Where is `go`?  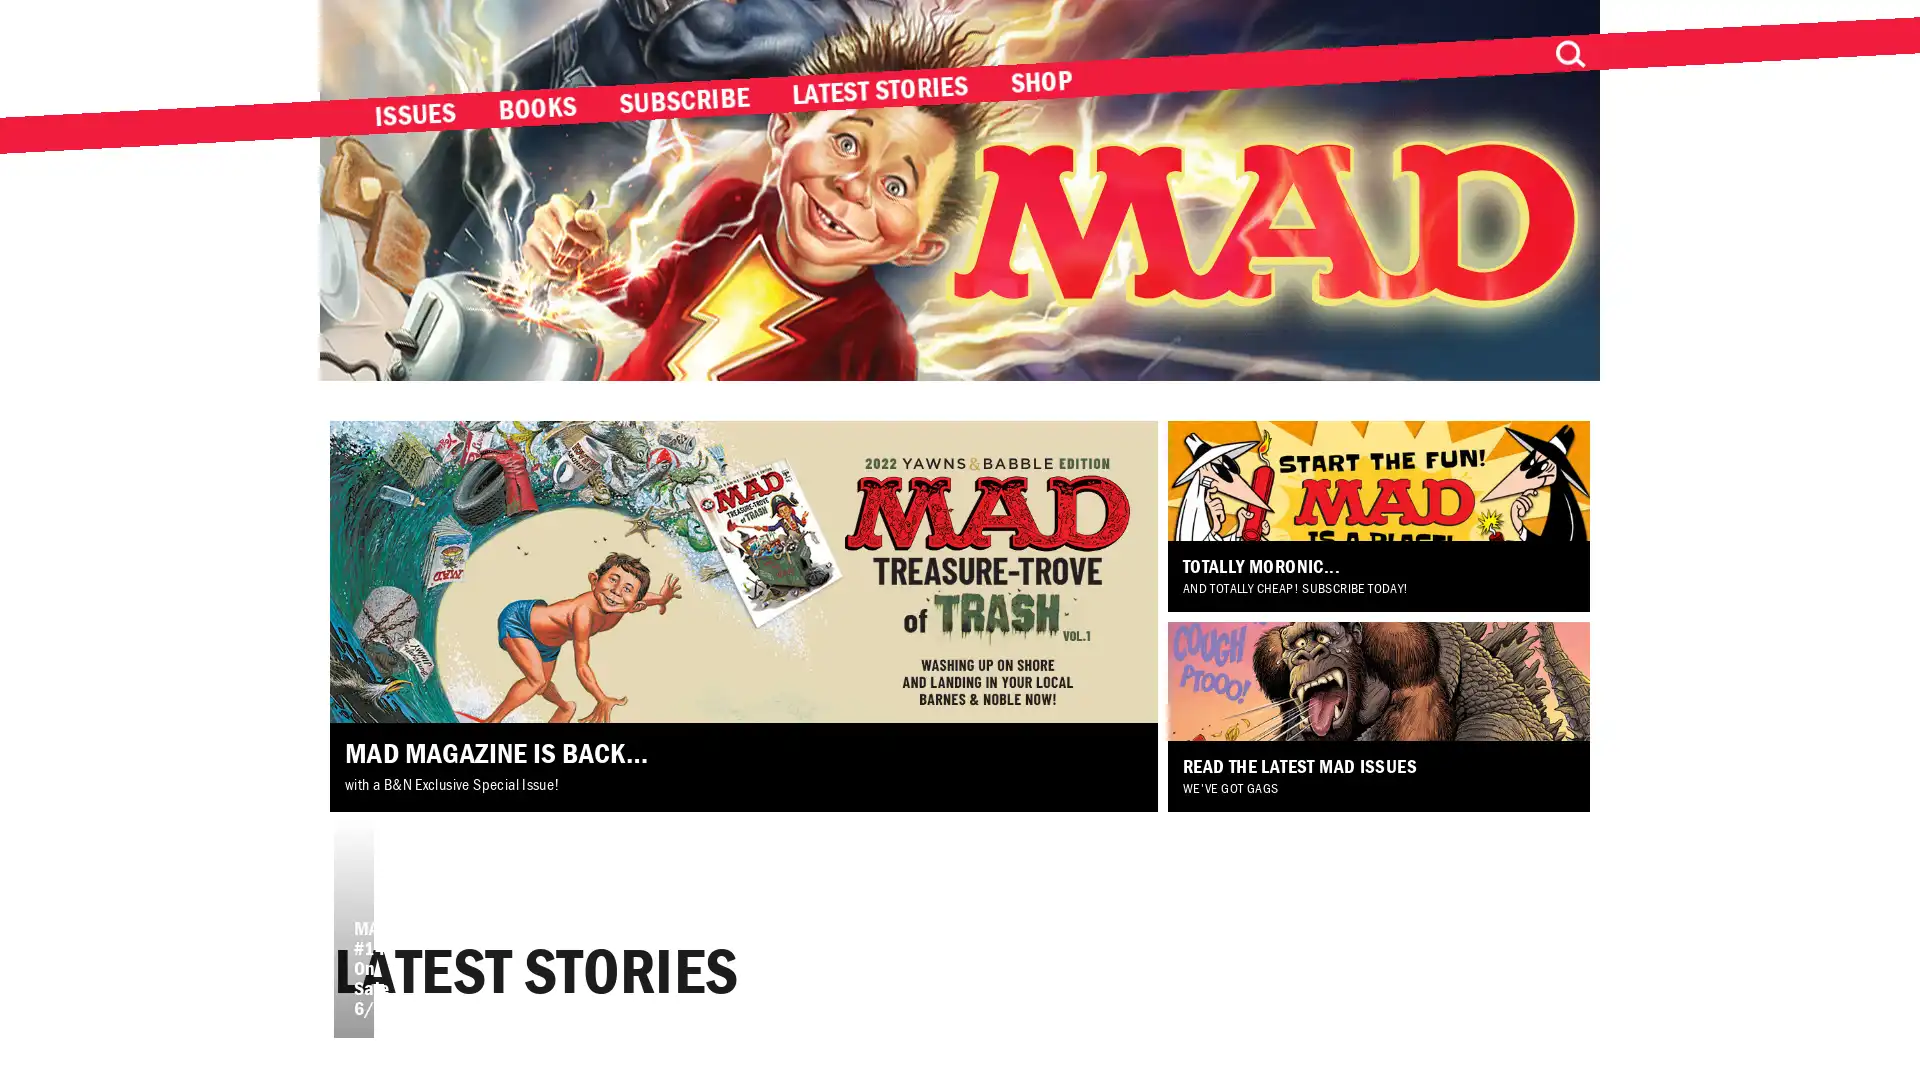
go is located at coordinates (1568, 53).